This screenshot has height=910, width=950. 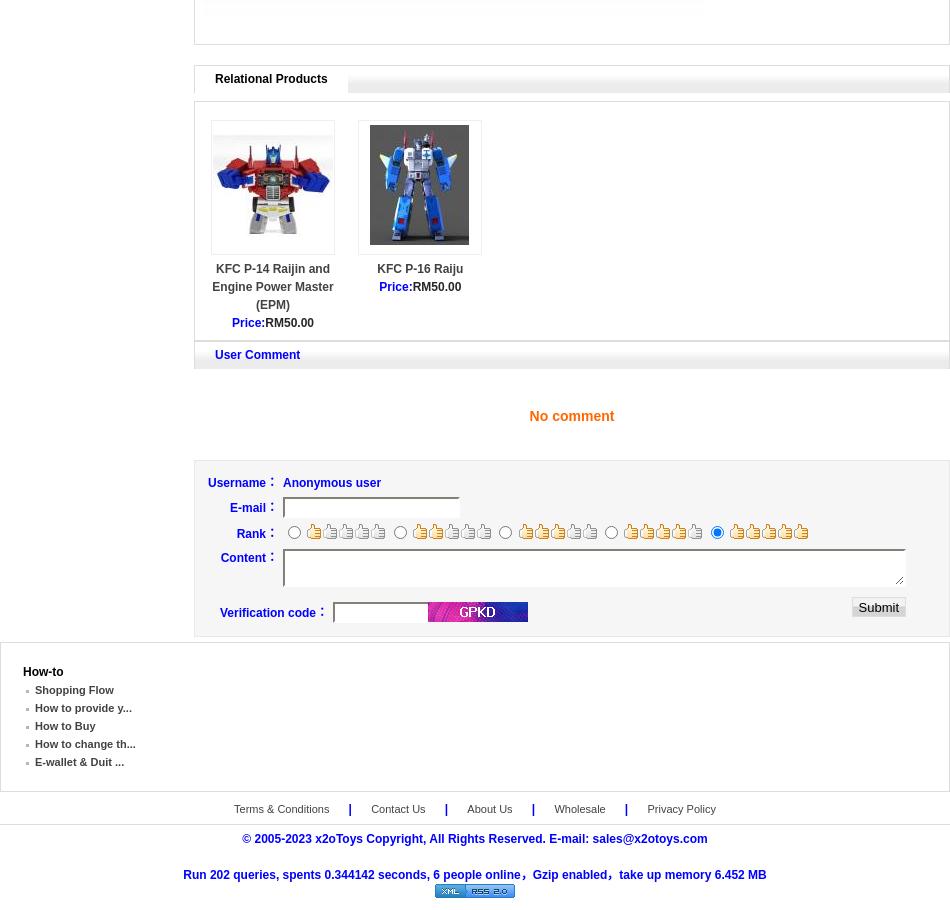 I want to click on 'Wholesale', so click(x=579, y=807).